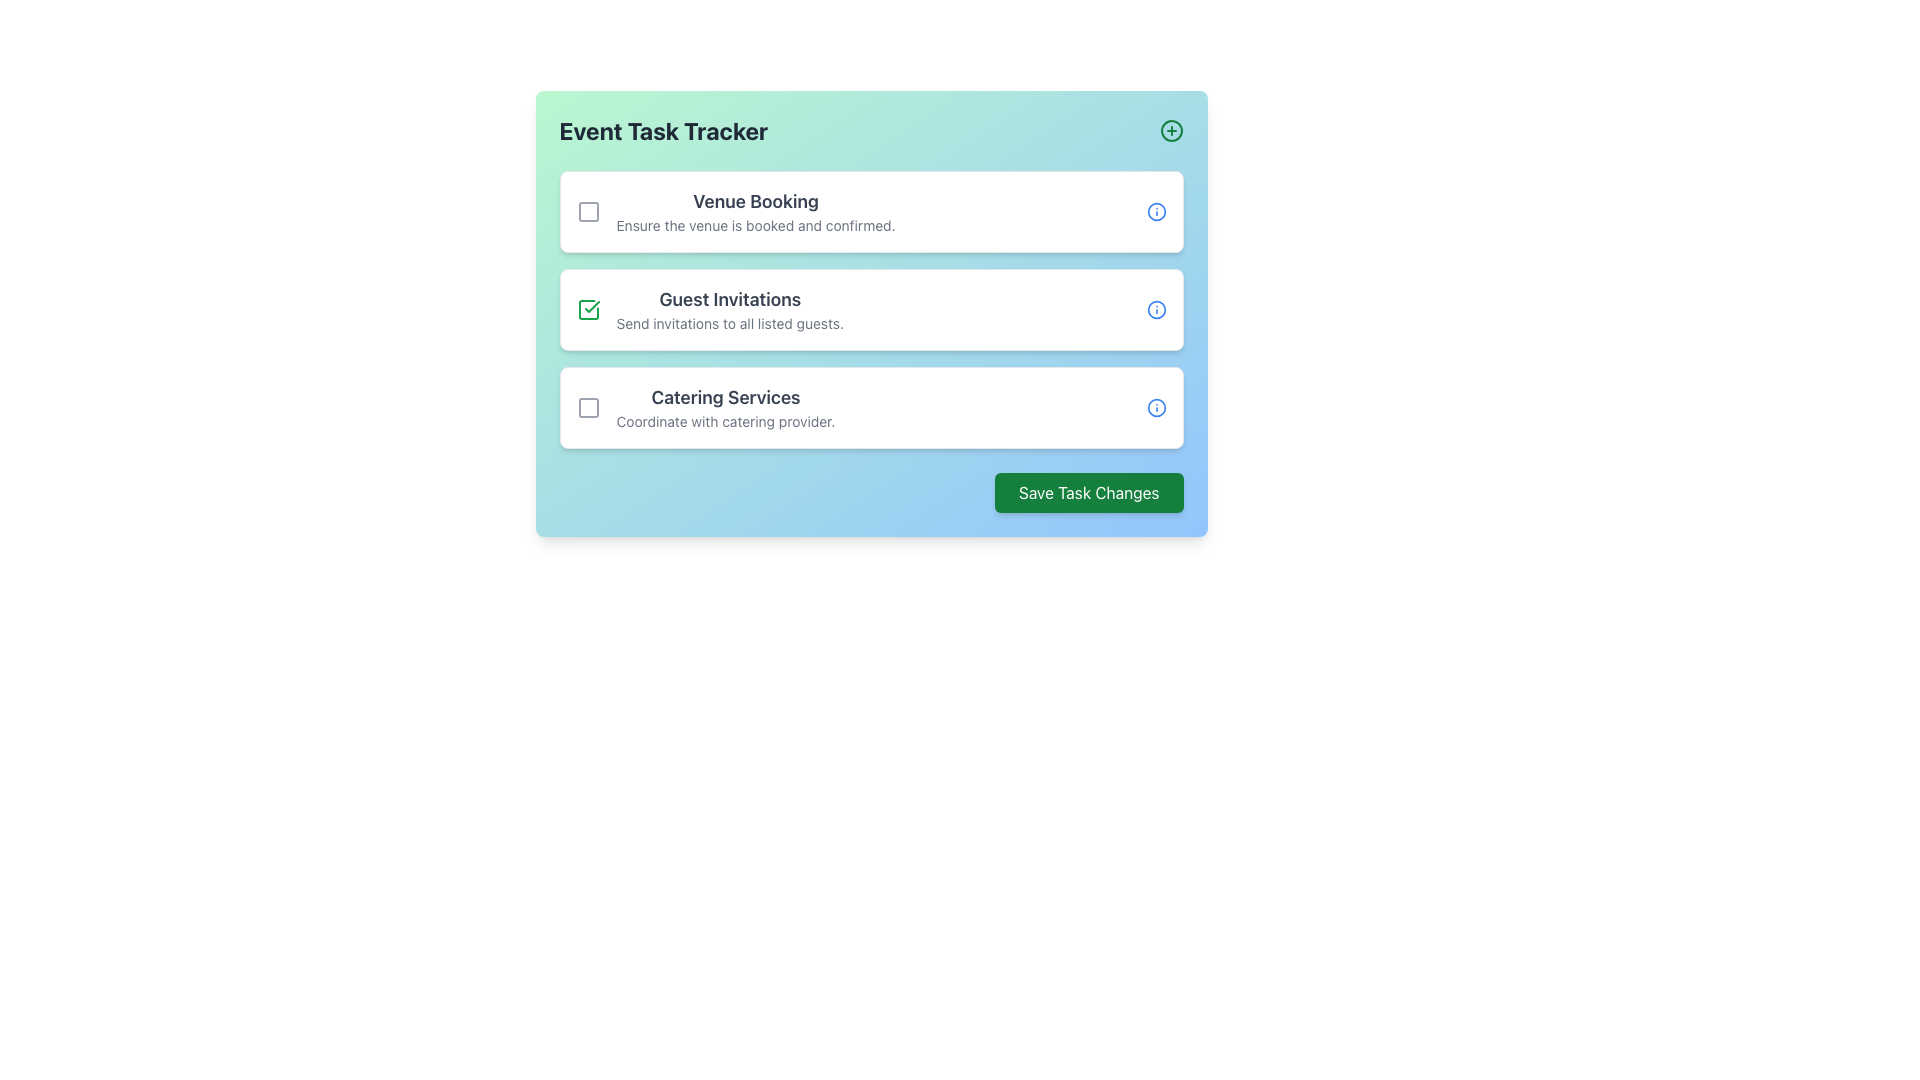 This screenshot has height=1080, width=1920. I want to click on the icon button next to the 'Send invitations to all listed guests.' text, so click(1156, 309).